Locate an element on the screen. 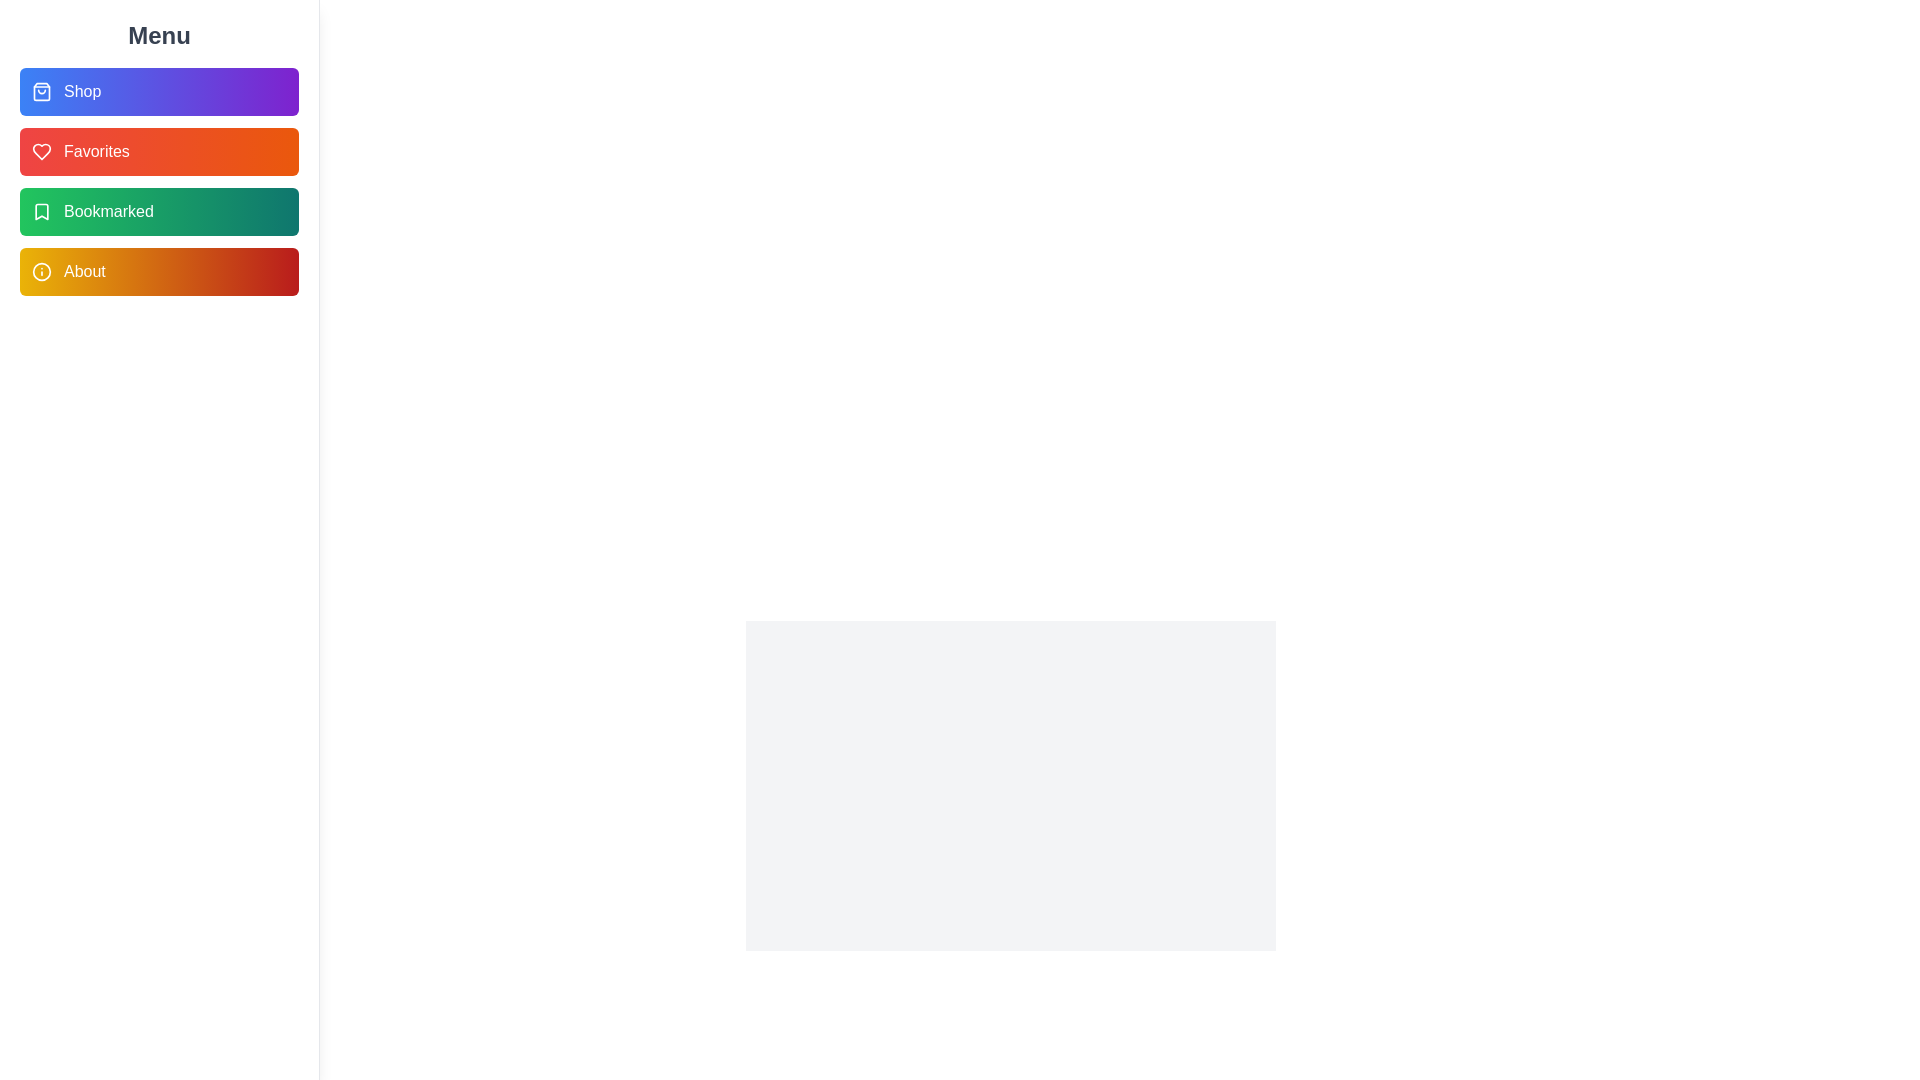  the Bookmarked menu item is located at coordinates (158, 212).